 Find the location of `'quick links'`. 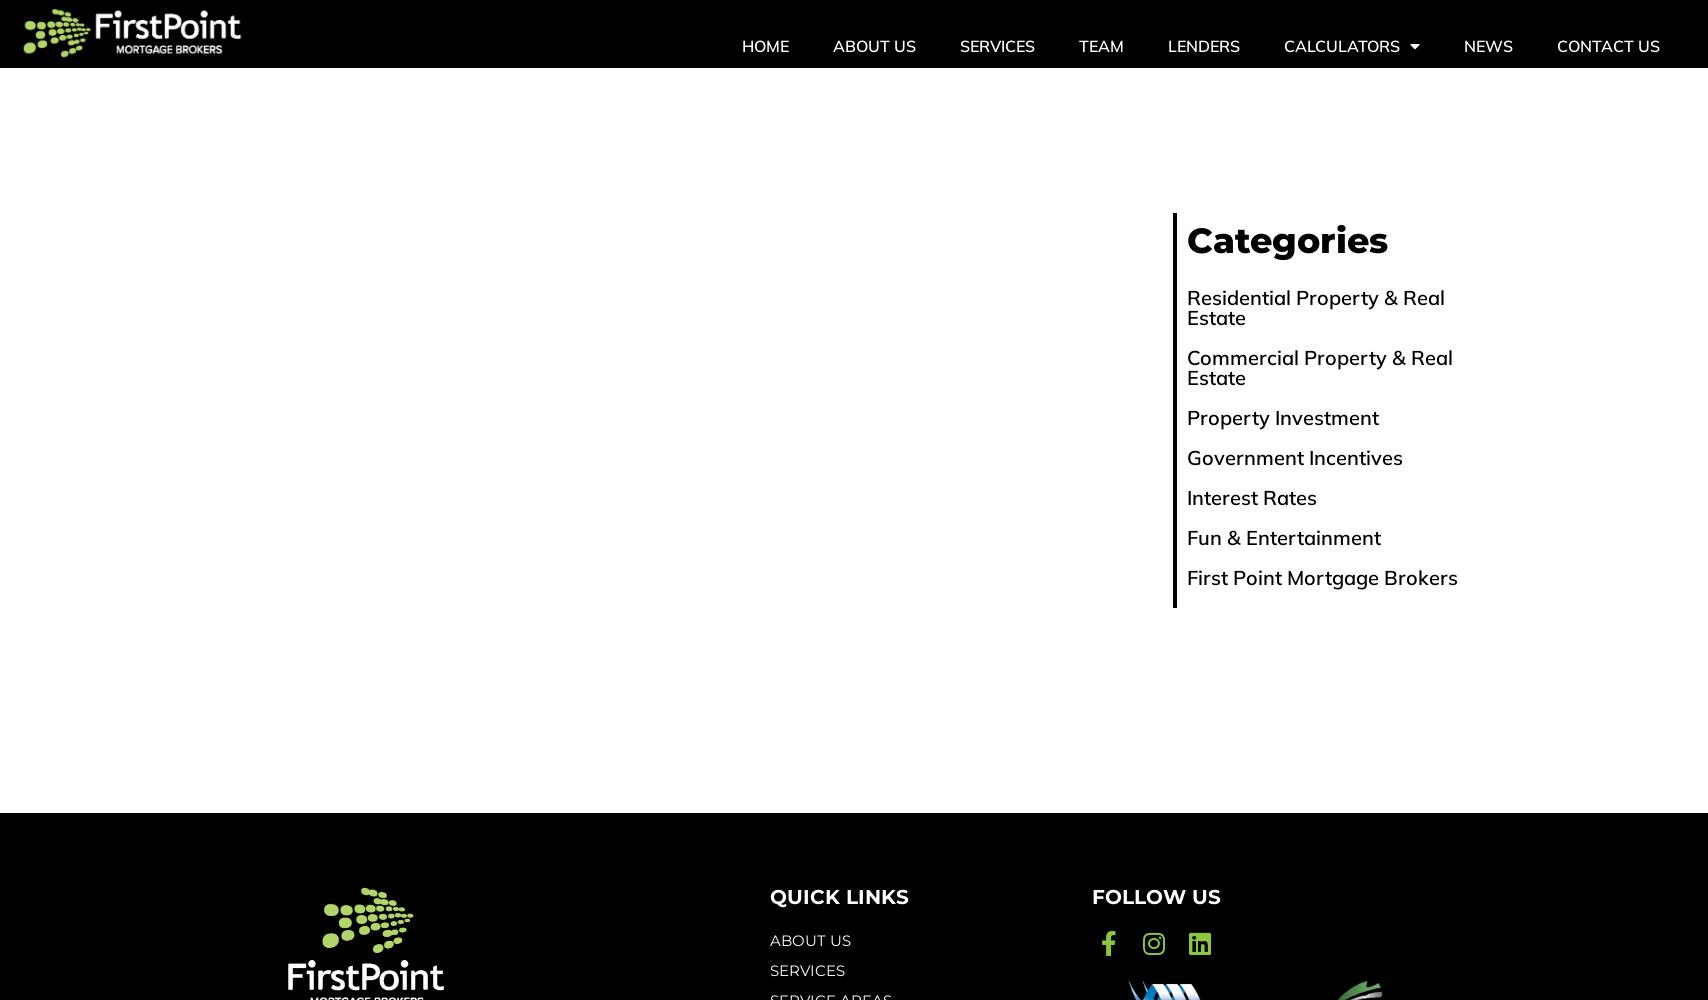

'quick links' is located at coordinates (839, 897).